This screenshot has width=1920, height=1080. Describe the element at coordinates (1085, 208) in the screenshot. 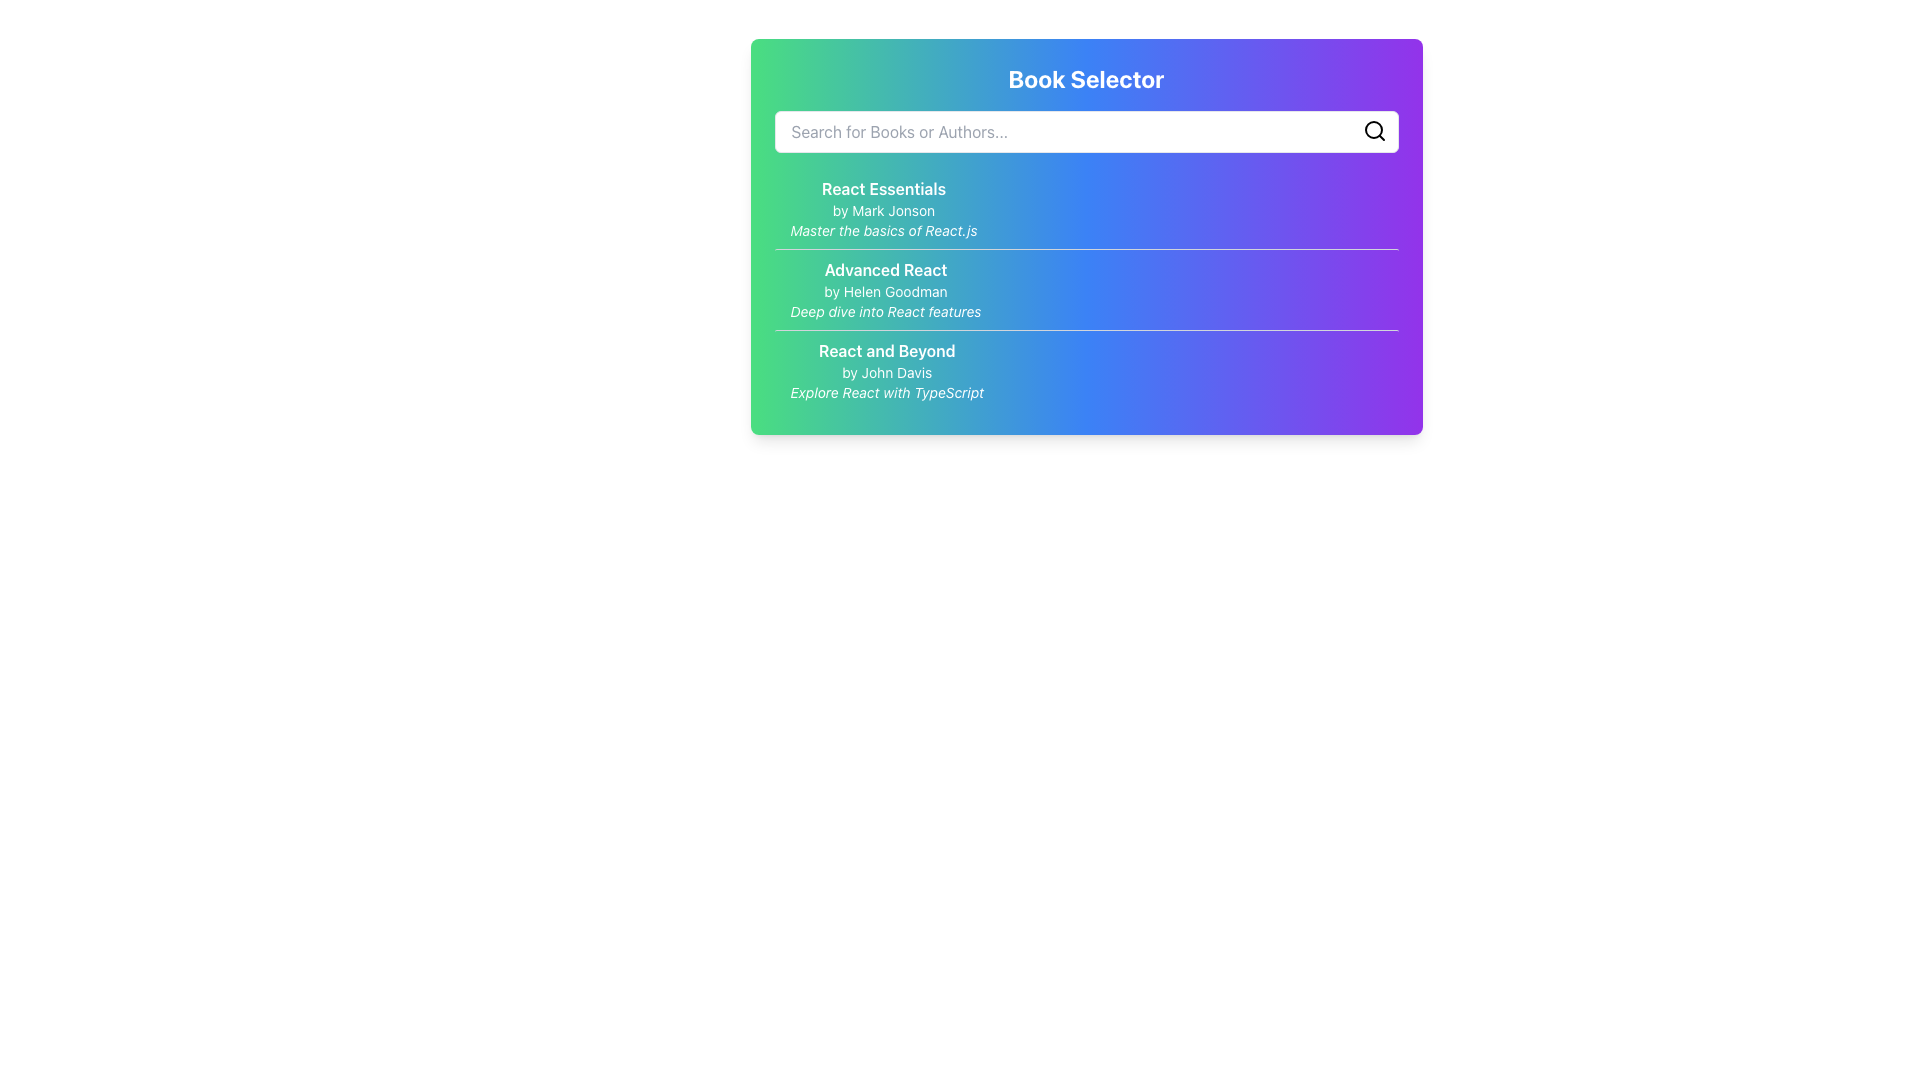

I see `the first selection item for 'React Essentials' in the Book Selector interface` at that location.